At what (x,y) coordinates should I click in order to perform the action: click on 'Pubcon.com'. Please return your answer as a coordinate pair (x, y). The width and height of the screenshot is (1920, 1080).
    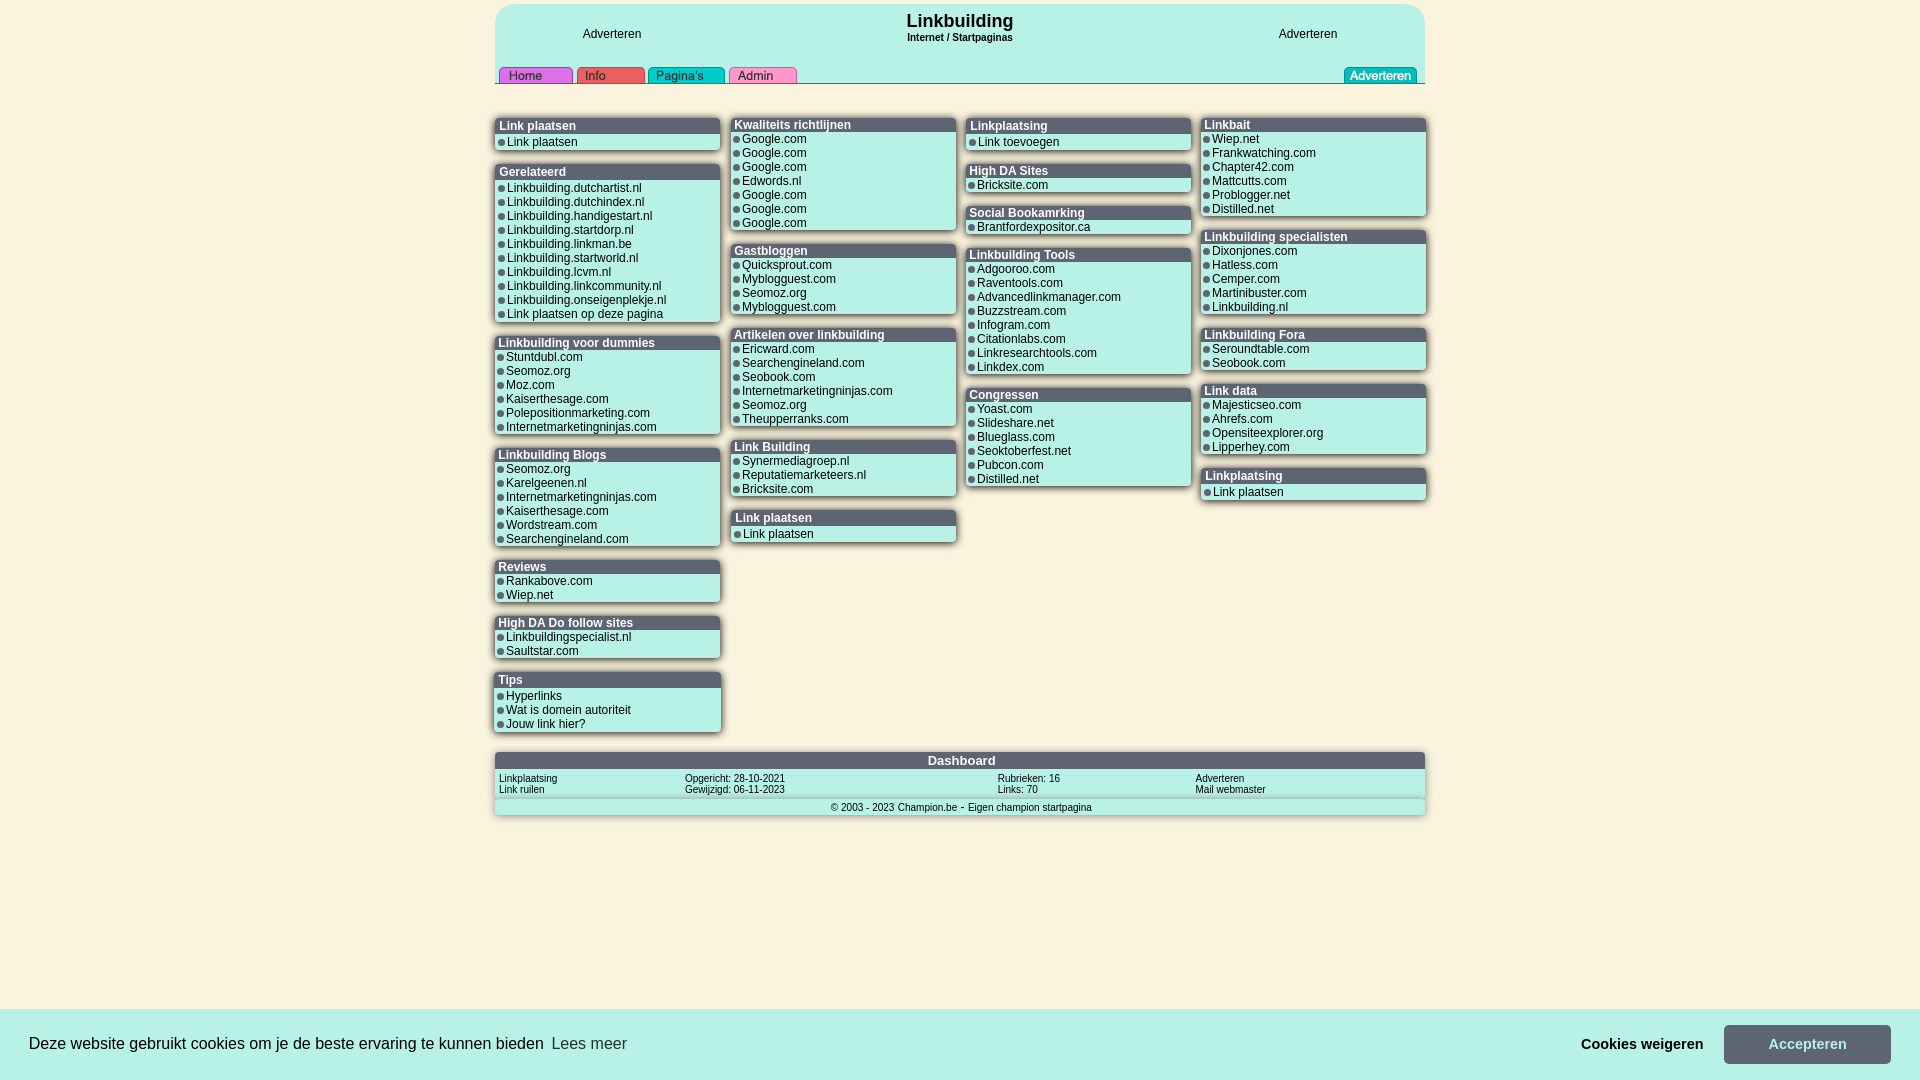
    Looking at the image, I should click on (1010, 465).